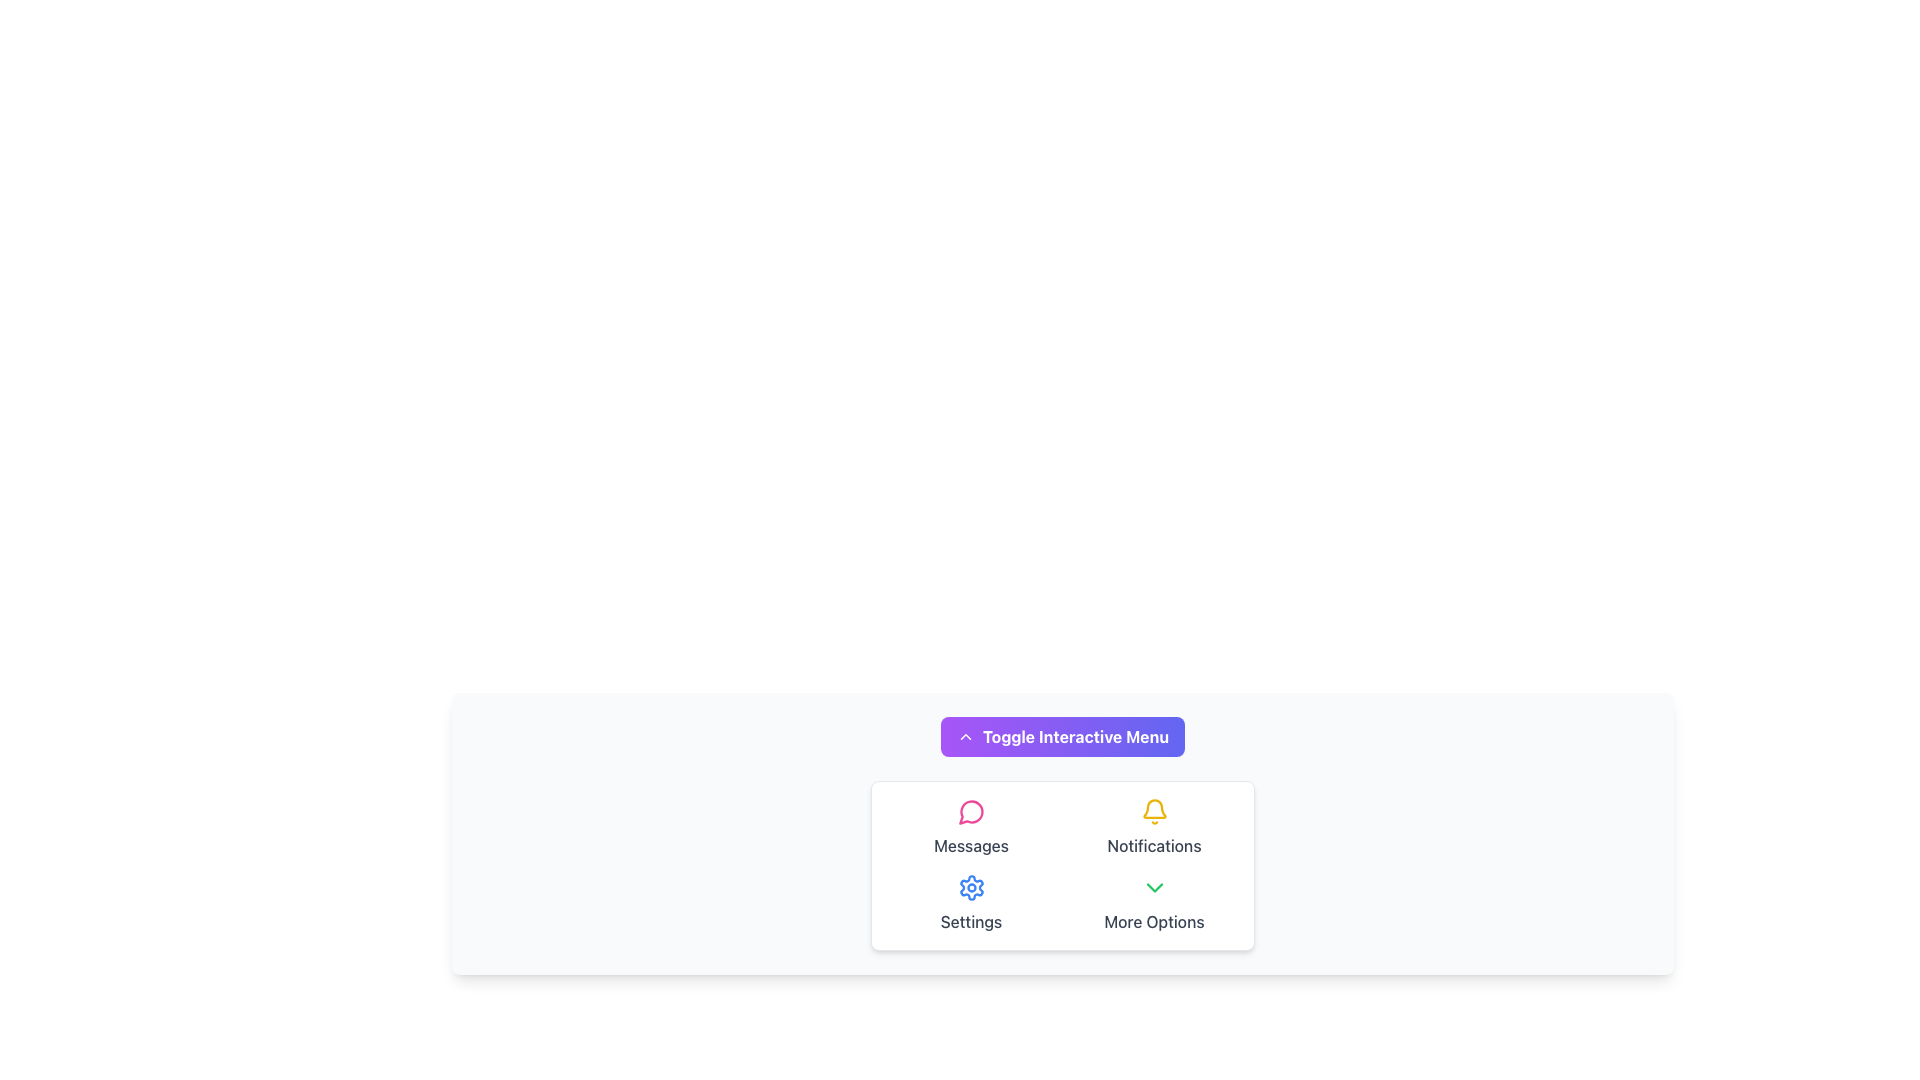 The width and height of the screenshot is (1920, 1080). What do you see at coordinates (971, 903) in the screenshot?
I see `the 'Settings' button which is the third item in the grid layout, located in the bottom-left region, below the 'Messages' item` at bounding box center [971, 903].